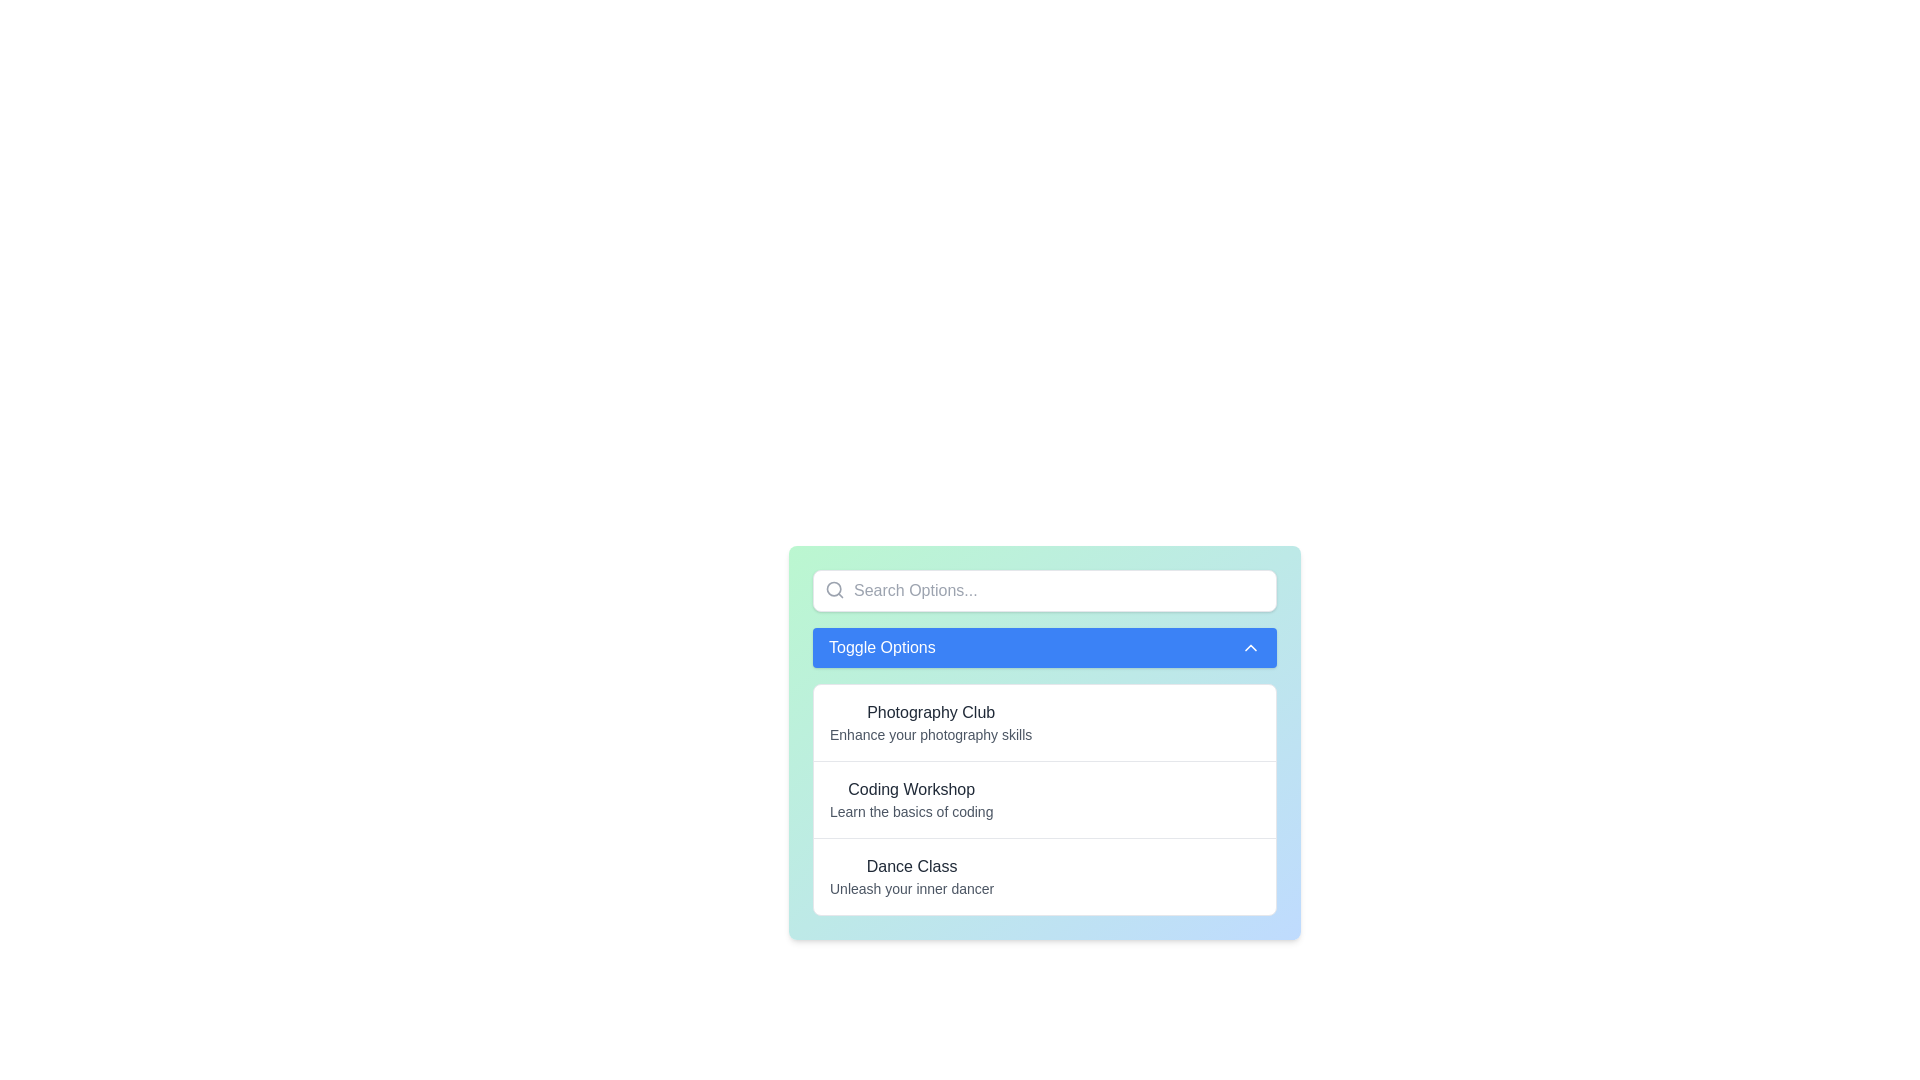 The height and width of the screenshot is (1080, 1920). What do you see at coordinates (1250, 648) in the screenshot?
I see `the chevron icon next to the 'Toggle Options' button` at bounding box center [1250, 648].